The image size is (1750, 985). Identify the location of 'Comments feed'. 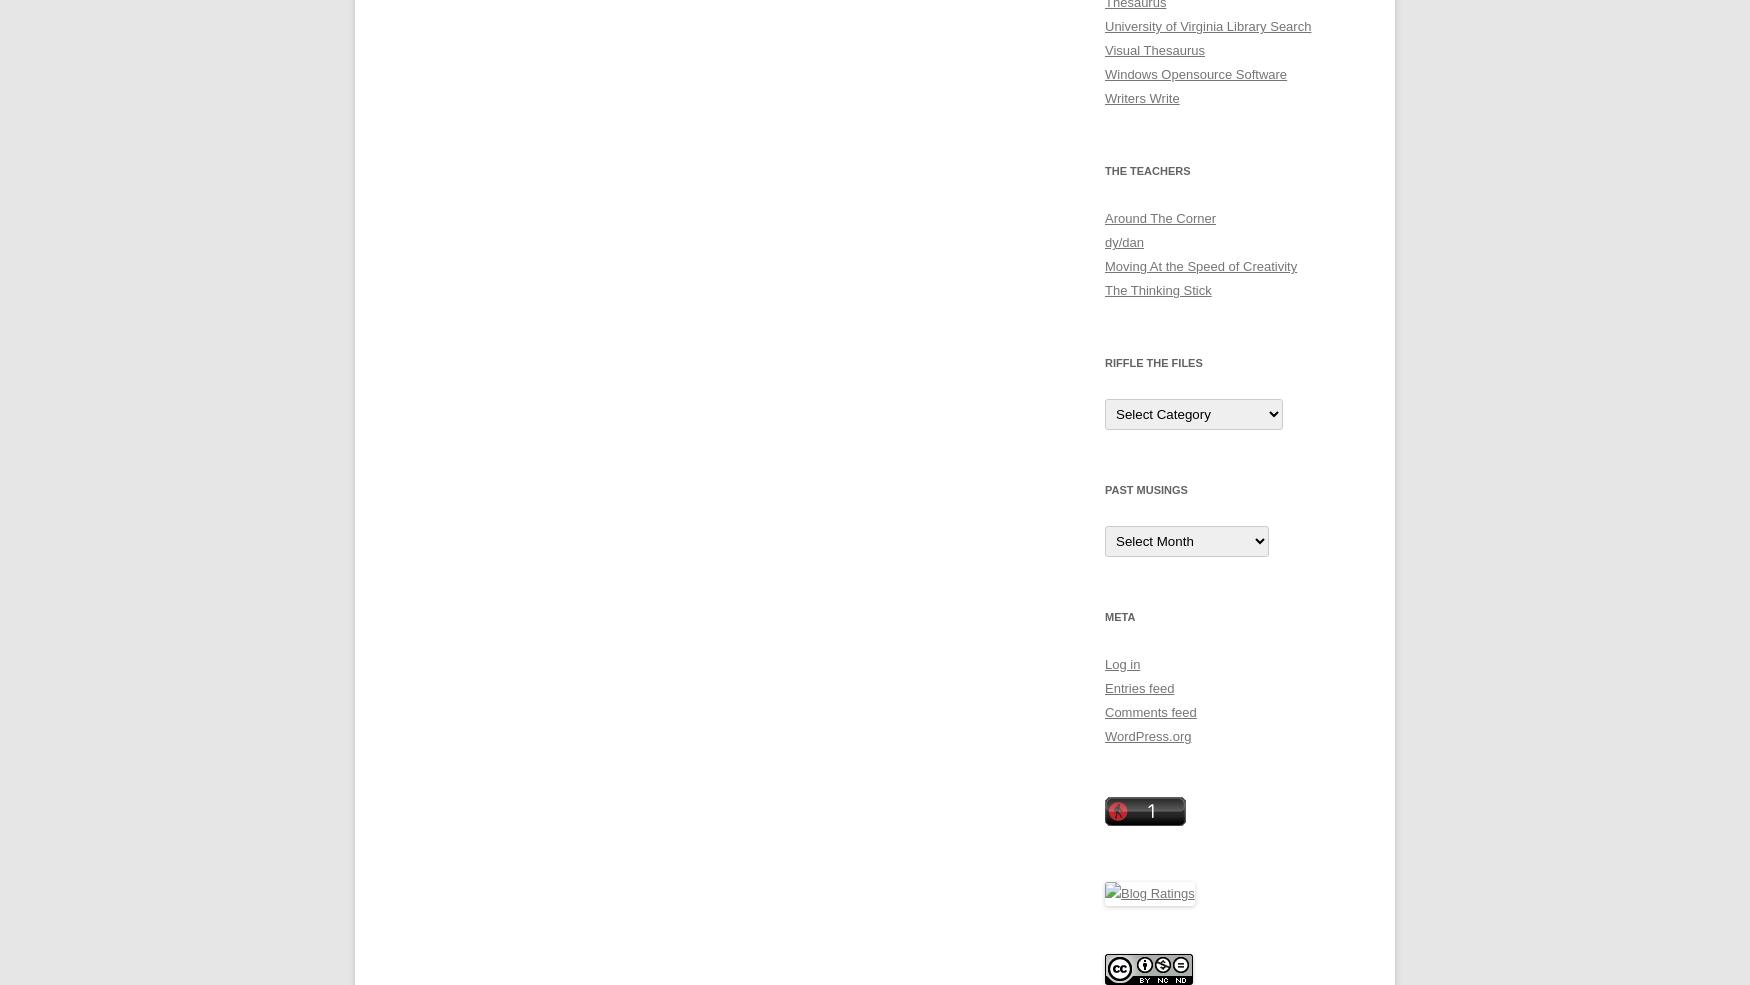
(1149, 712).